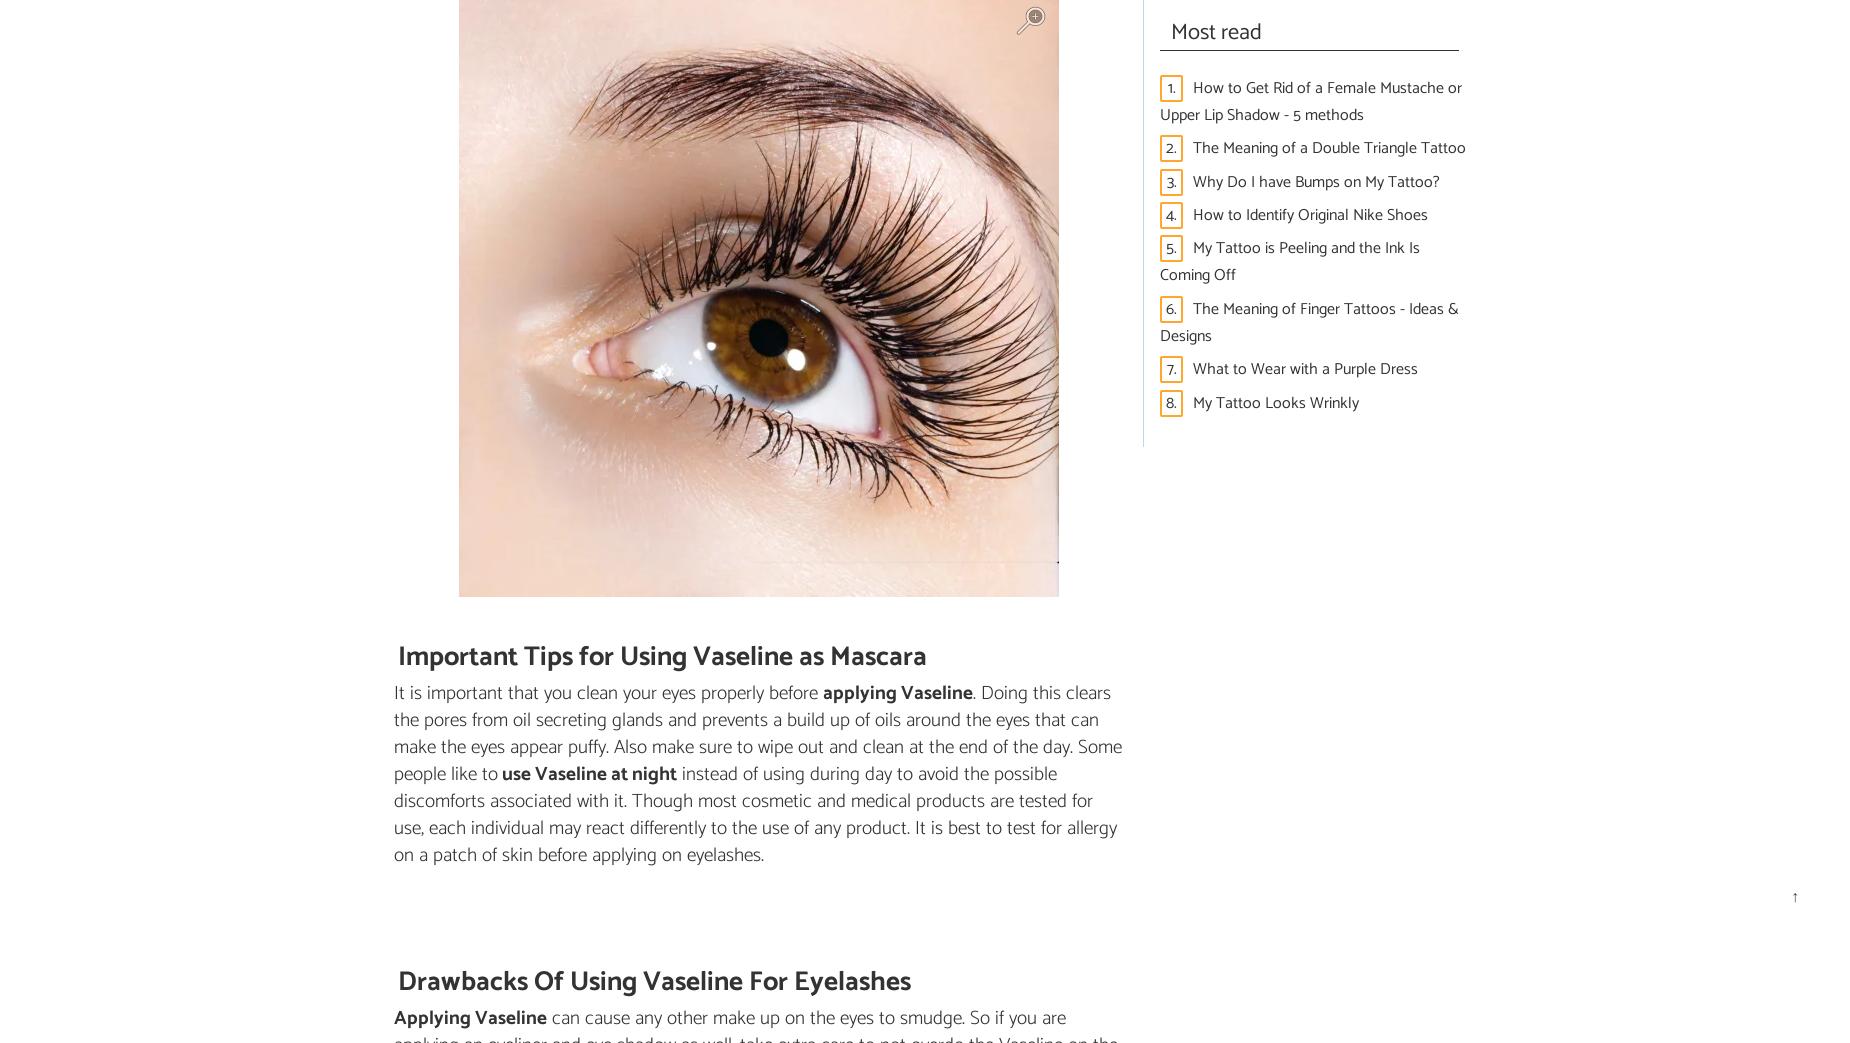  I want to click on 'The Meaning of a Double Triangle Tattoo', so click(1328, 148).